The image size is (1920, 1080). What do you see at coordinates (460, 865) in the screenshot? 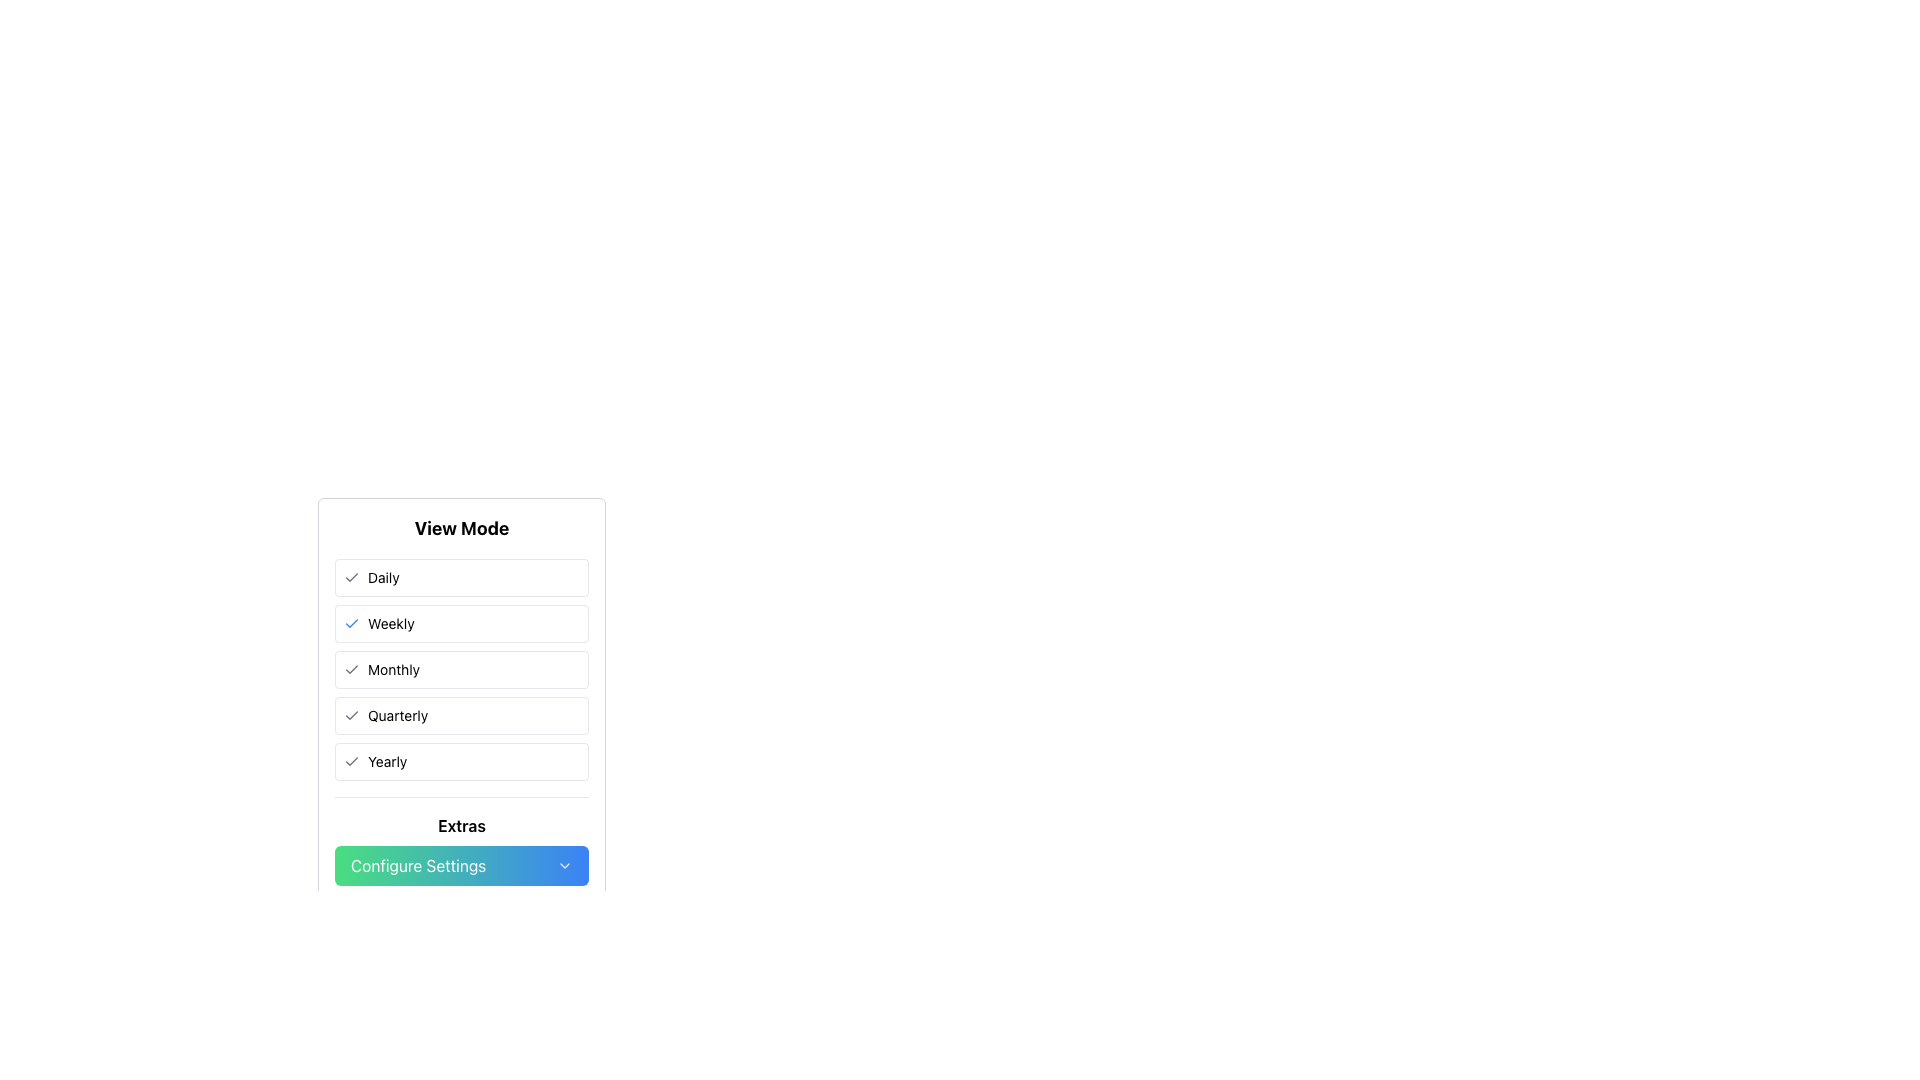
I see `the 'Configure Settings' button, which is a rectangular button with a gradient background from green to blue, located at the bottom of the 'Extras' section` at bounding box center [460, 865].